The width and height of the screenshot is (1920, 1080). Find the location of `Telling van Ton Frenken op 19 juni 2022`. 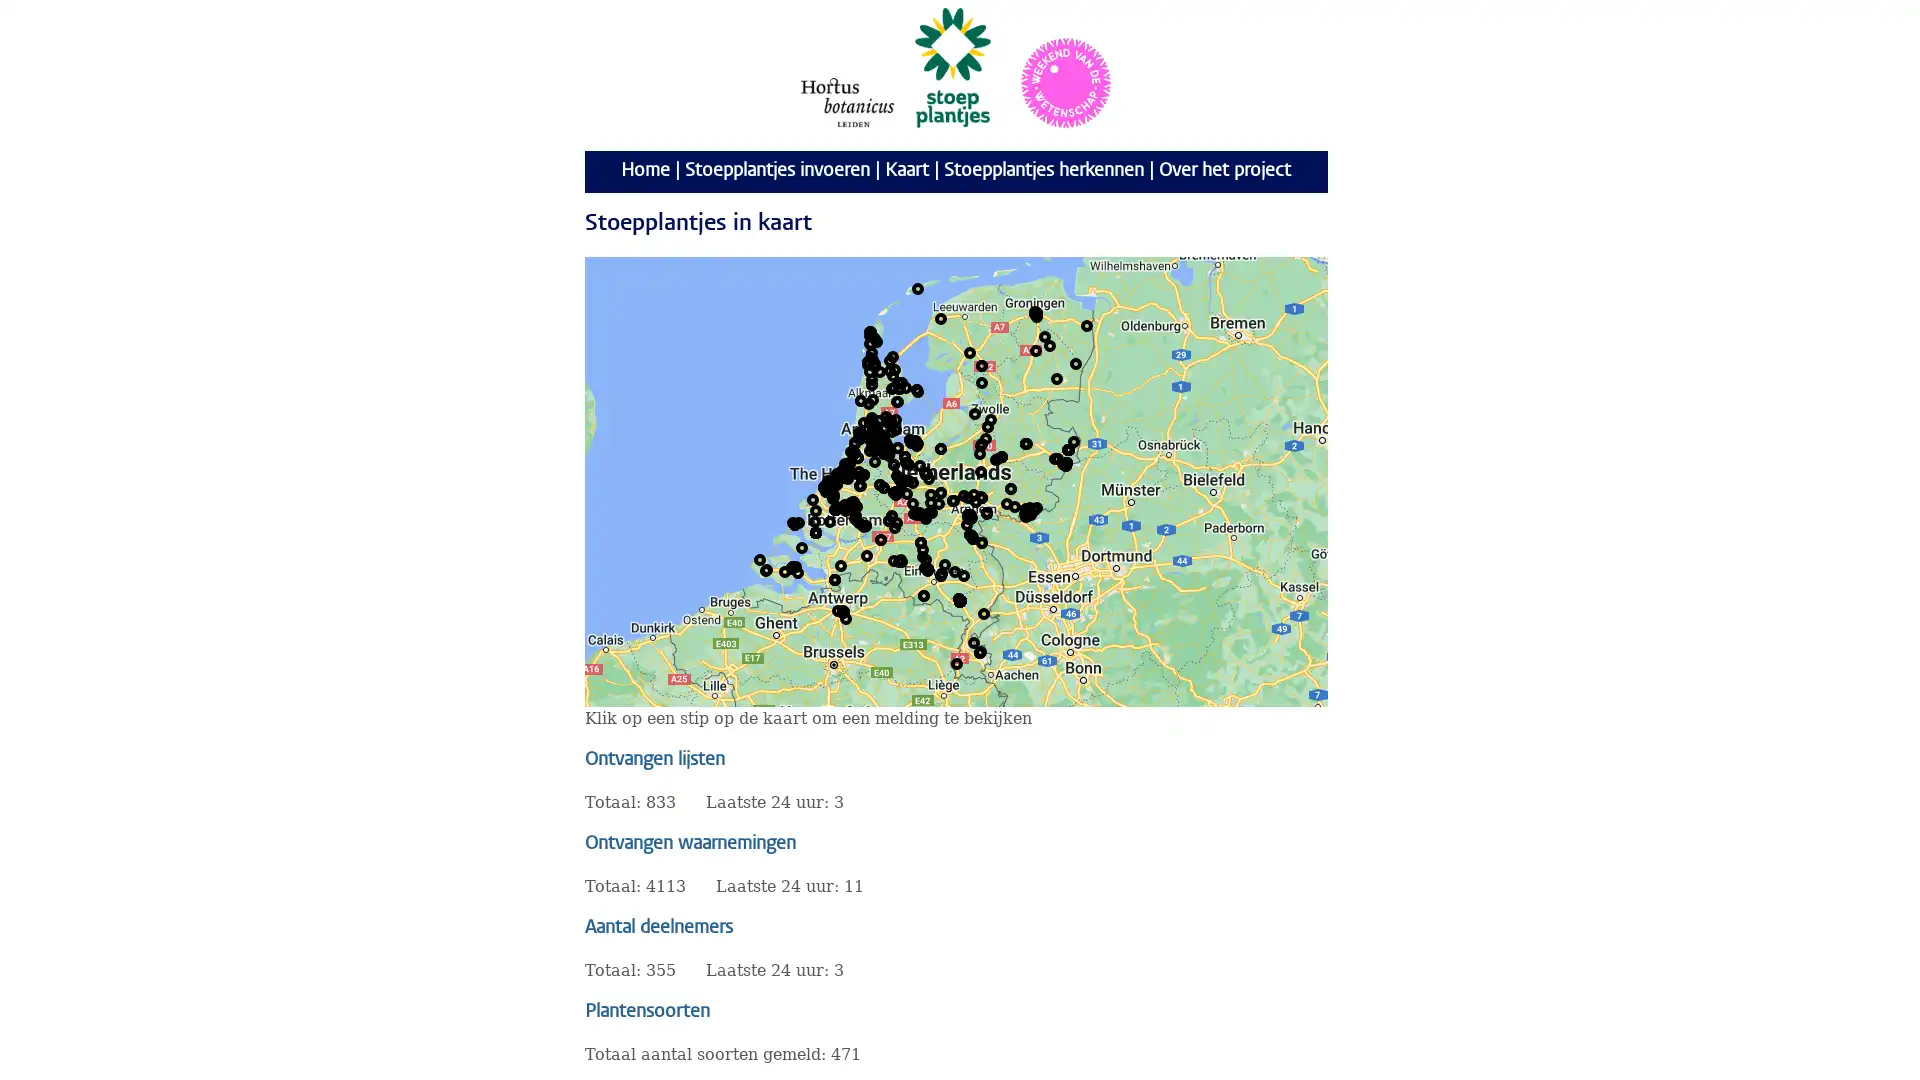

Telling van Ton Frenken op 19 juni 2022 is located at coordinates (960, 600).